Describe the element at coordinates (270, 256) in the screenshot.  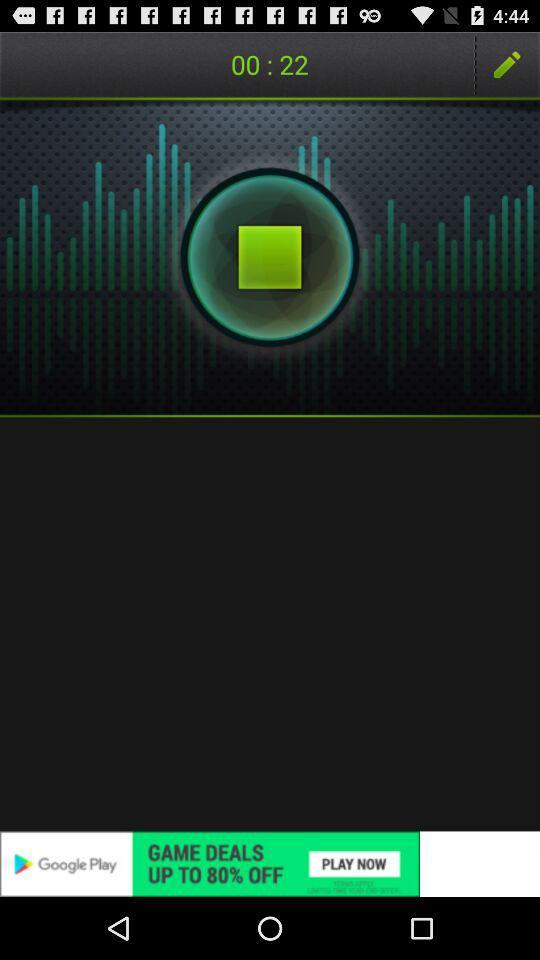
I see `tap to play` at that location.